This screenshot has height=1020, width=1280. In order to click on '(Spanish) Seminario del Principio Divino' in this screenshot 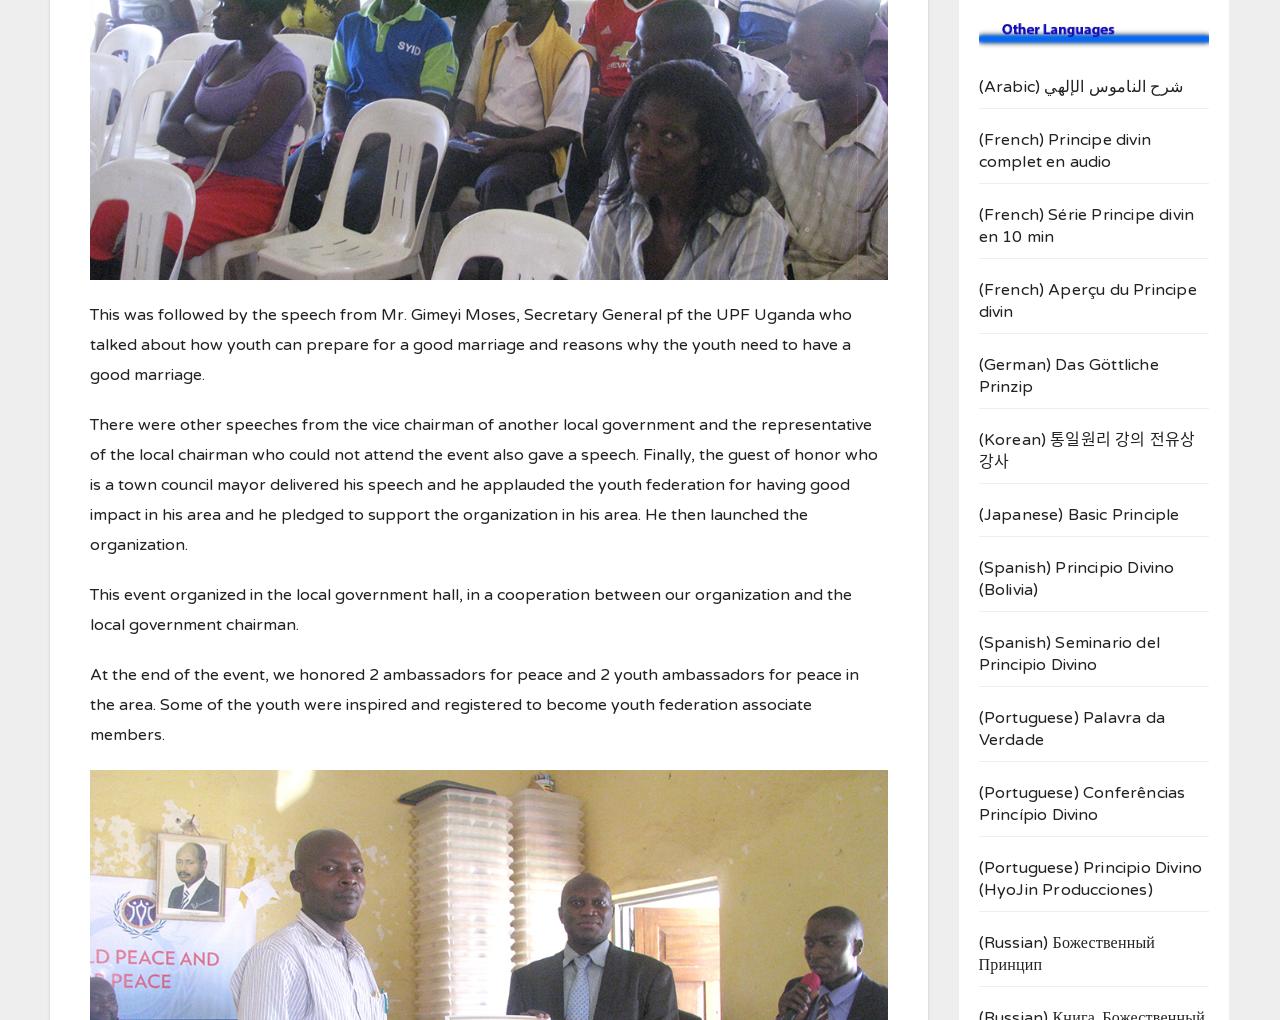, I will do `click(1068, 654)`.